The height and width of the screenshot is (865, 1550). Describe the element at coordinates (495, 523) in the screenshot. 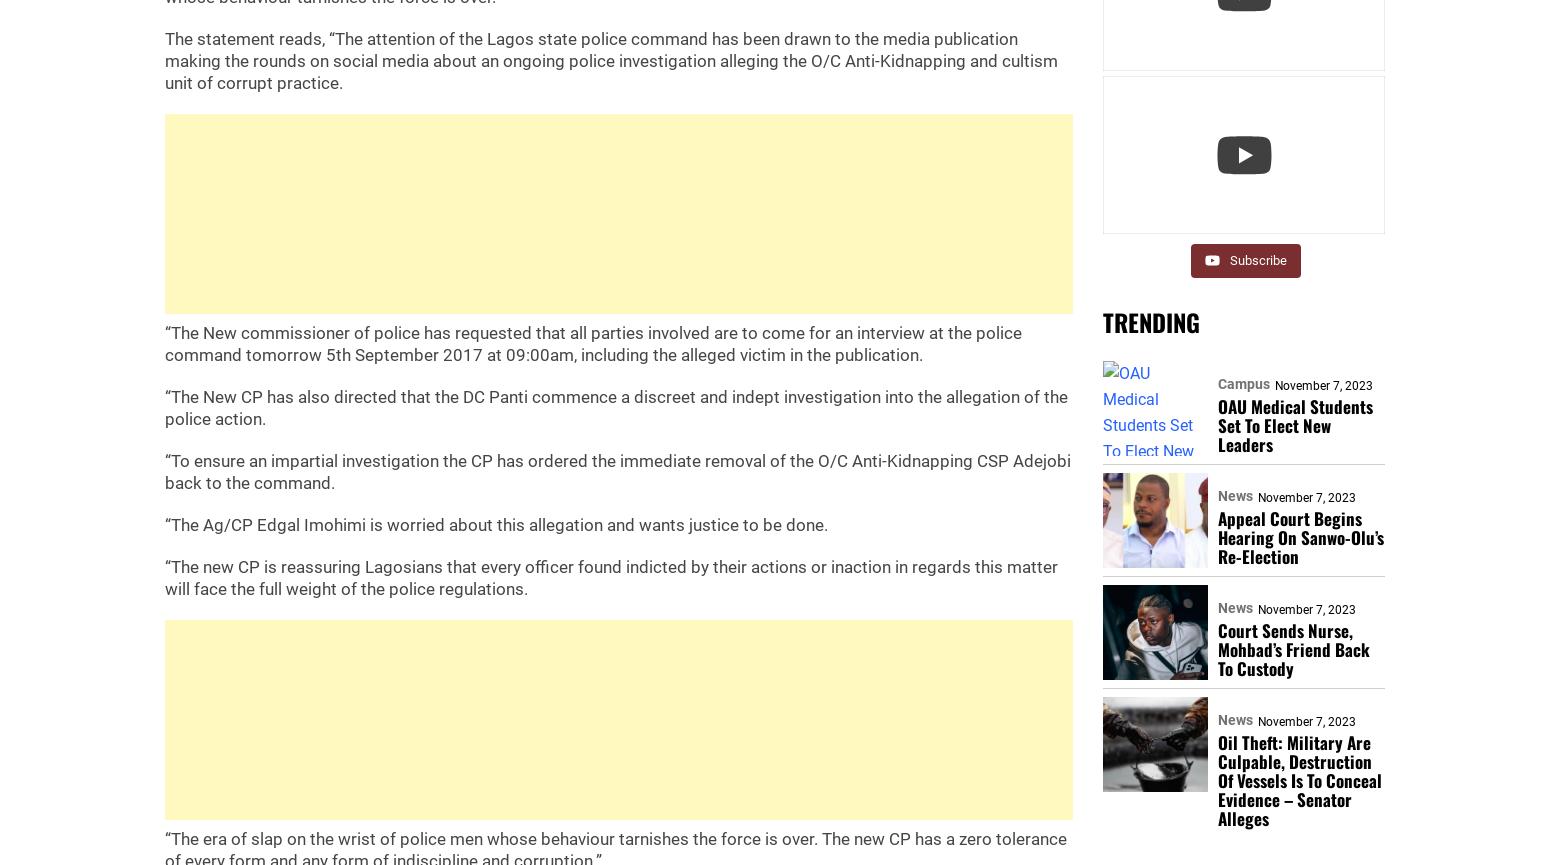

I see `'“The Ag/CP Edgal Imohimi is worried about this allegation and wants justice to be done.'` at that location.